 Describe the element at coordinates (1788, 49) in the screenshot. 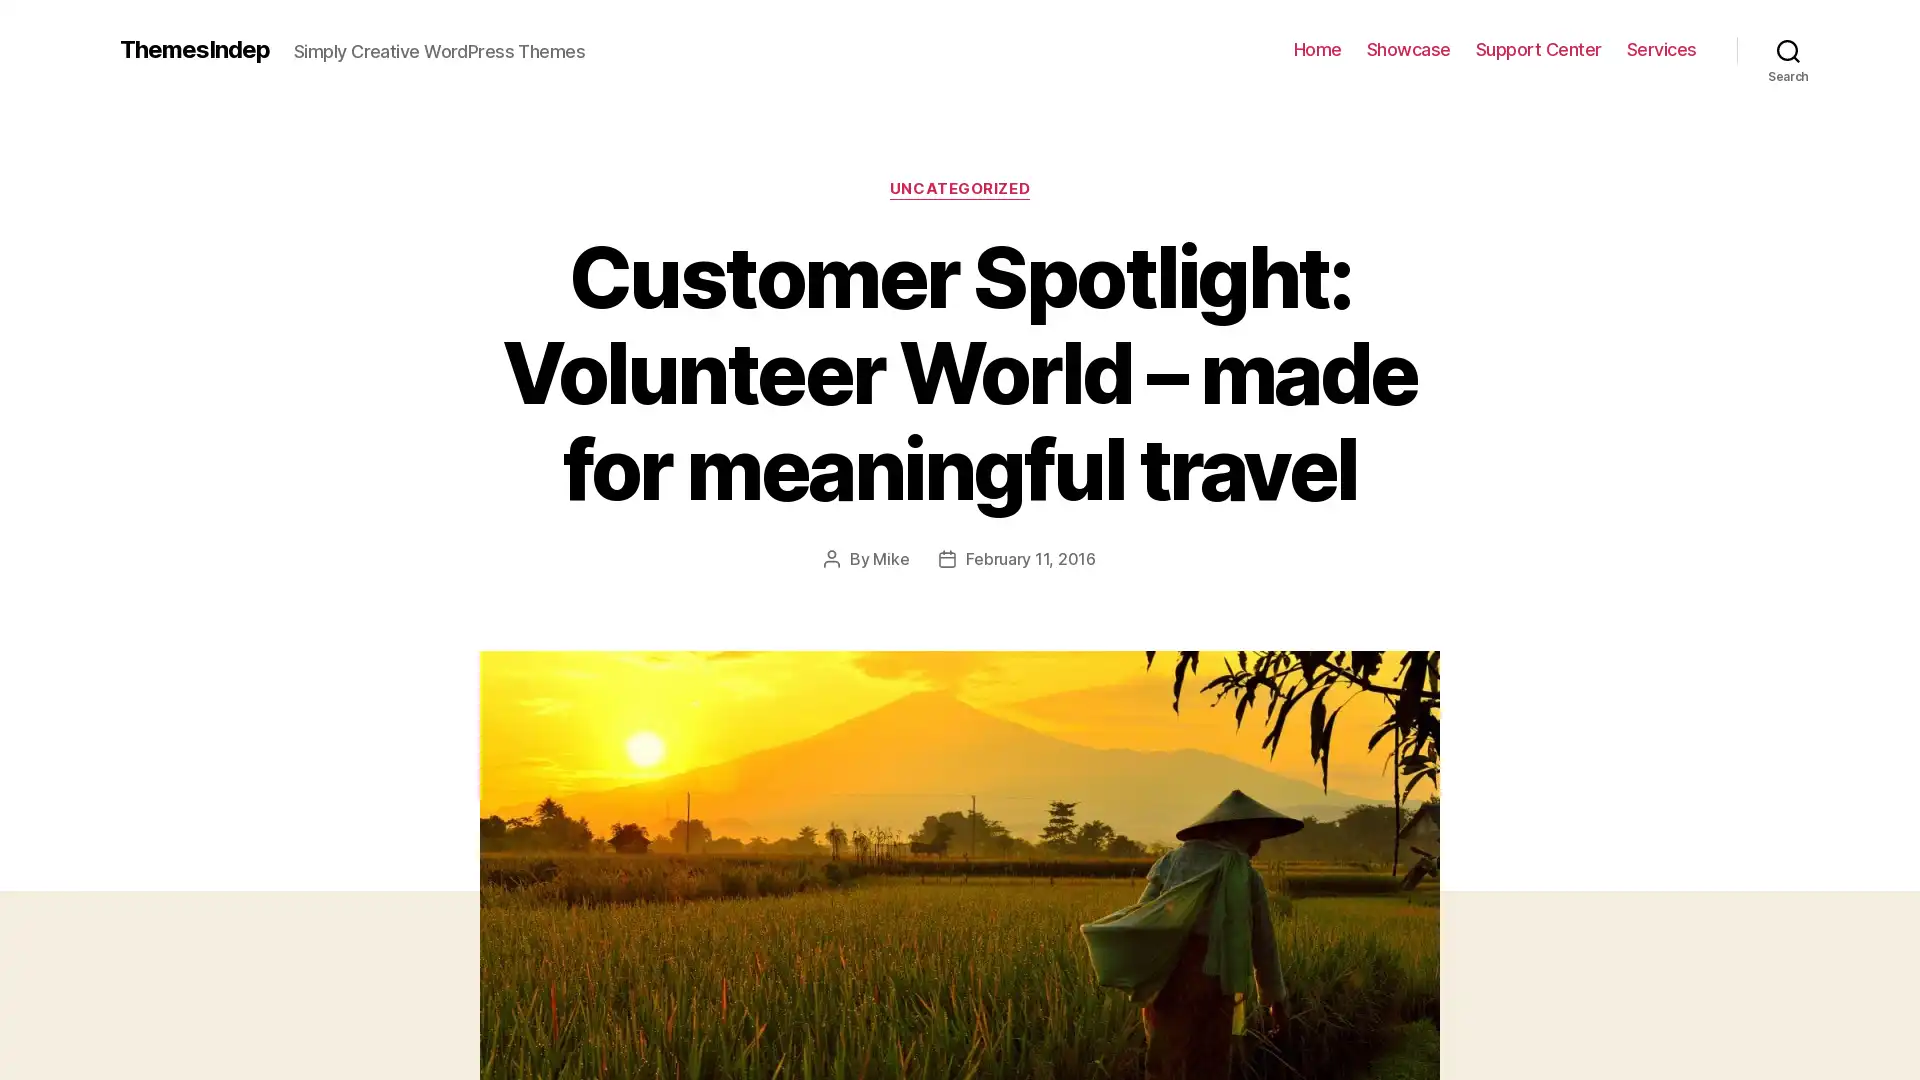

I see `Search` at that location.